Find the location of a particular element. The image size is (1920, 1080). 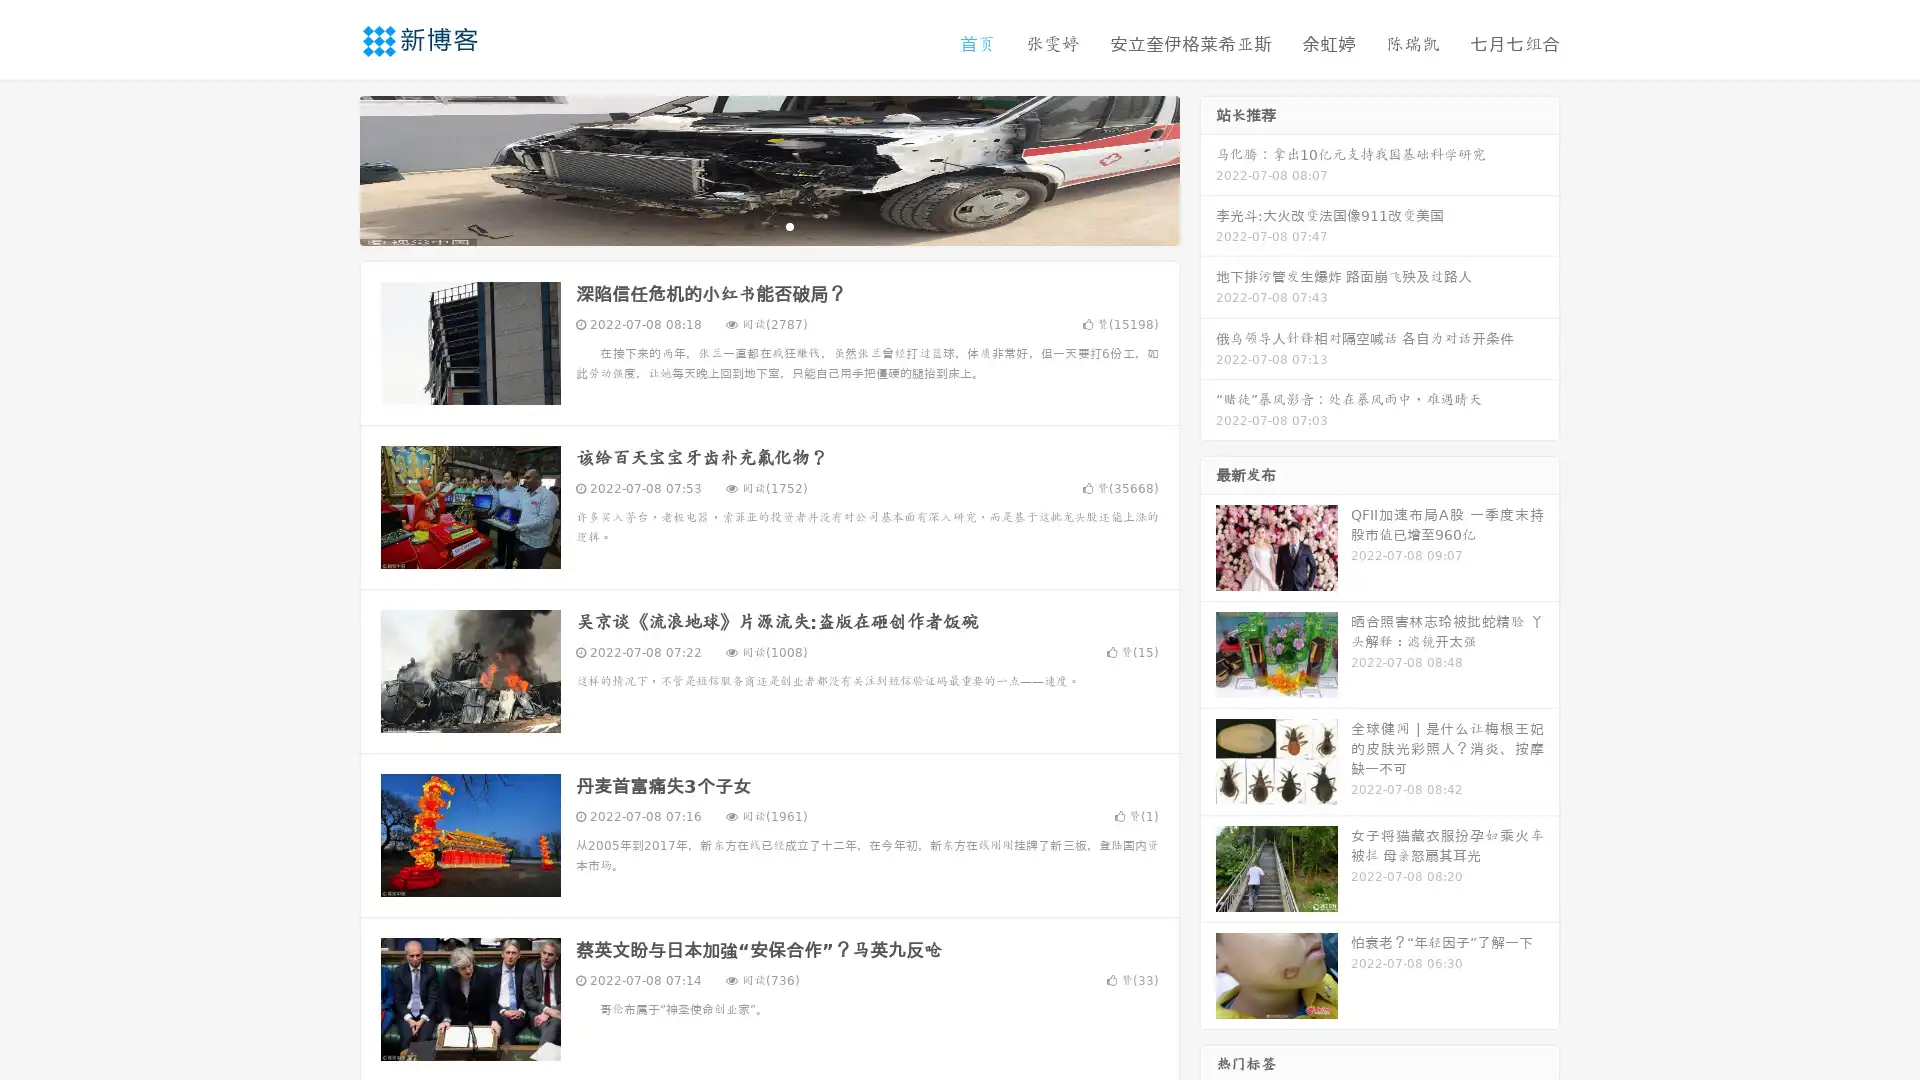

Next slide is located at coordinates (1208, 168).